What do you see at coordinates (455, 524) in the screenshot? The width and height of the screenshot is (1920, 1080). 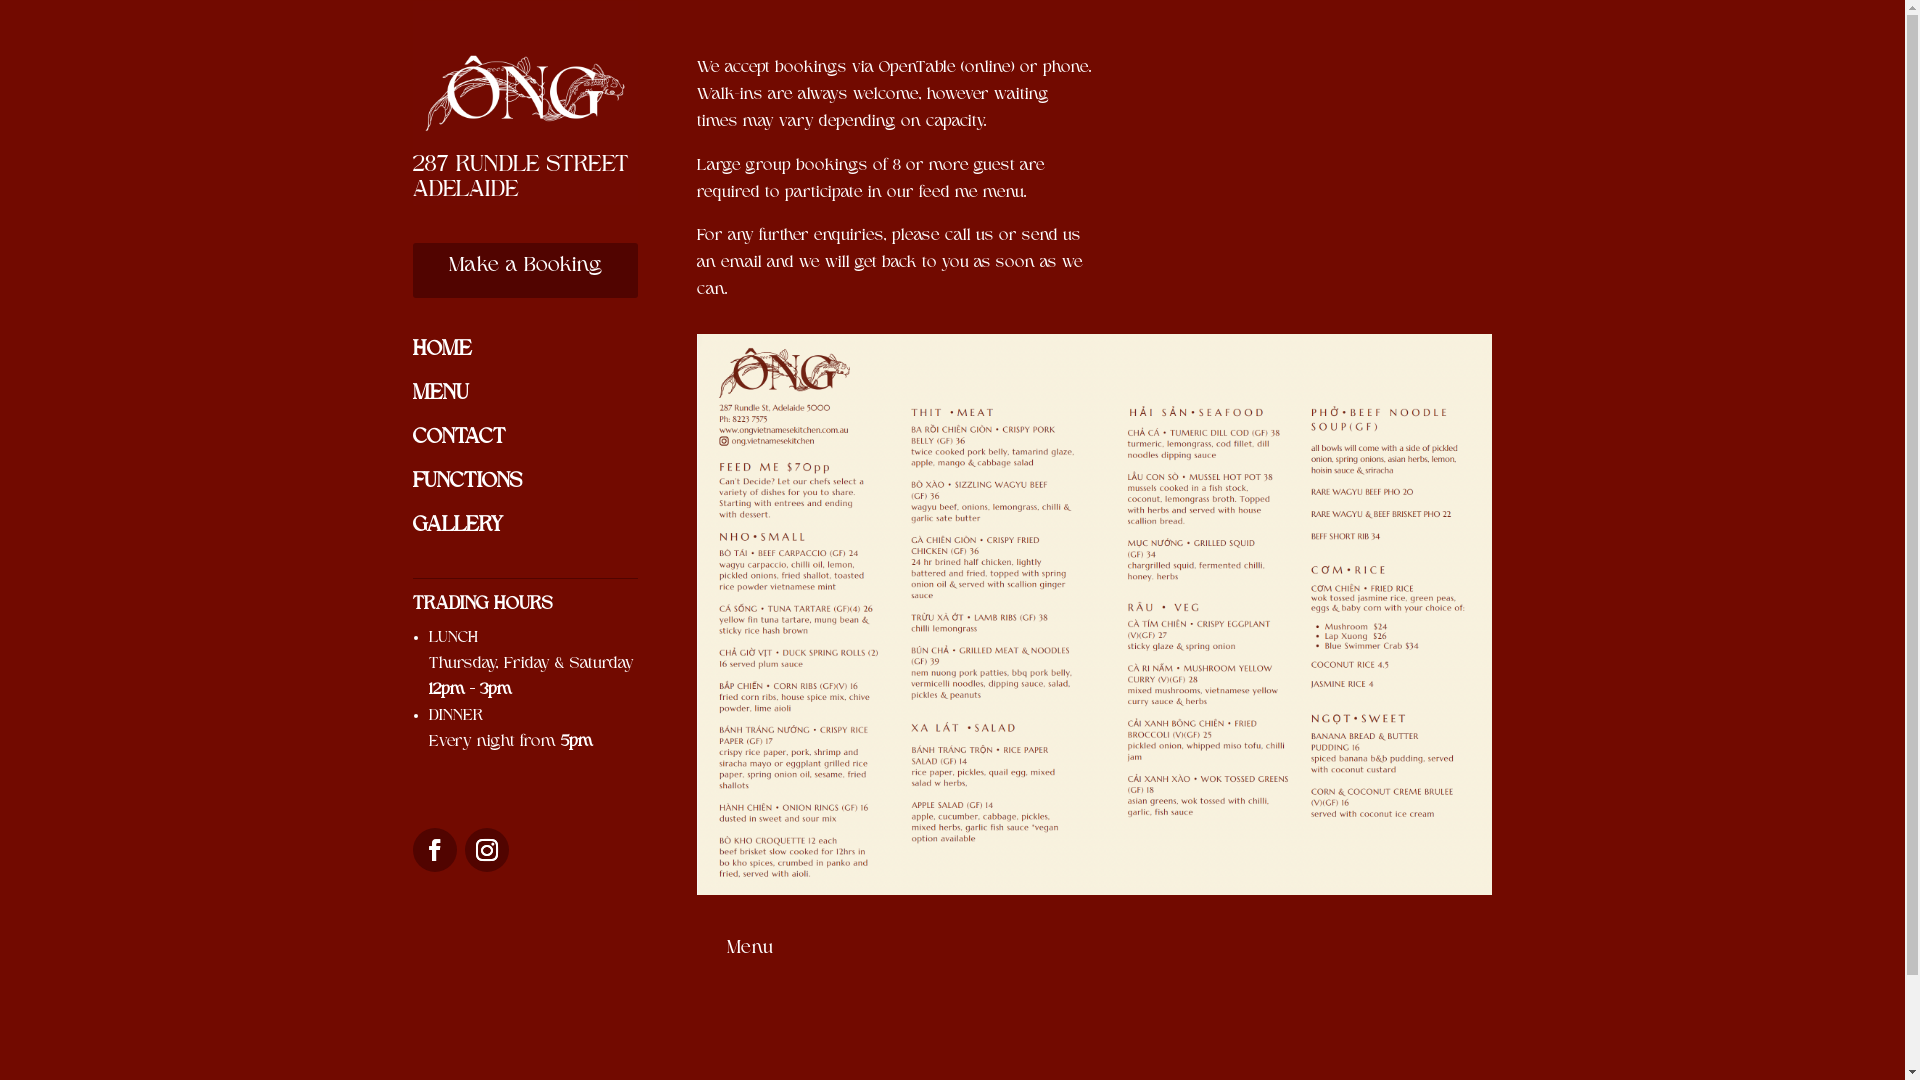 I see `'GALLERY'` at bounding box center [455, 524].